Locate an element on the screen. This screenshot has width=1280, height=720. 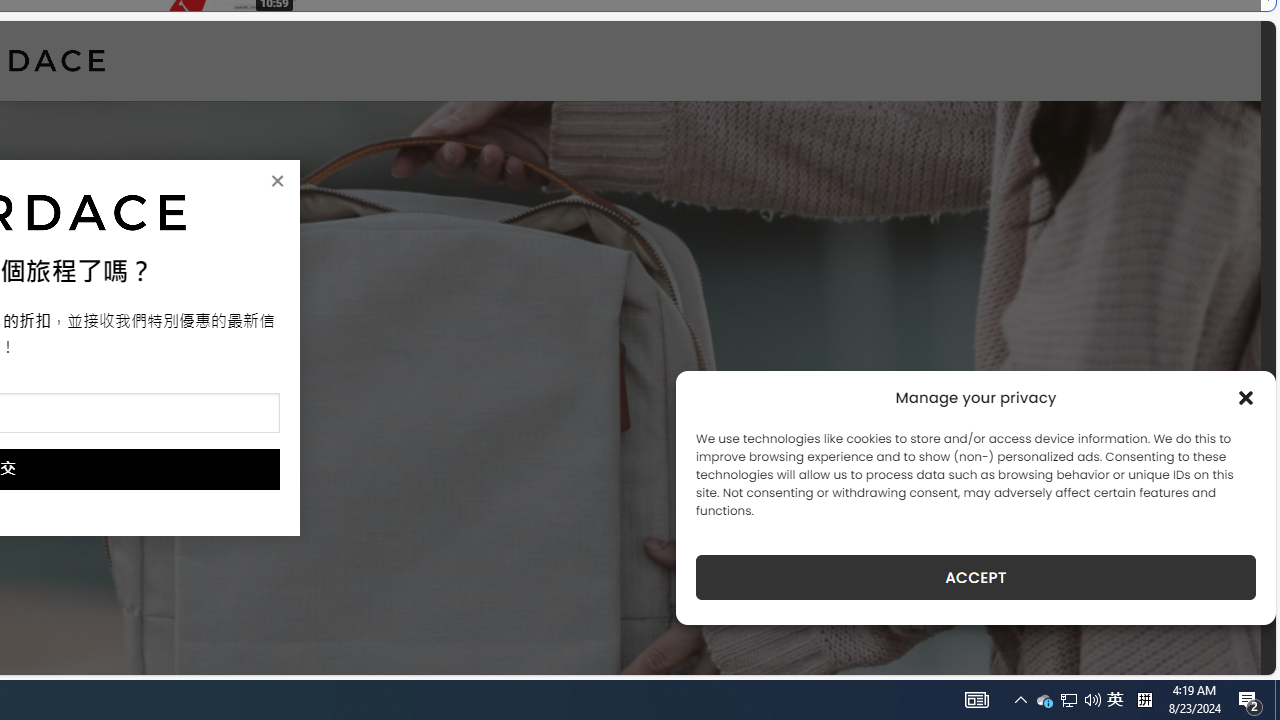
'Class: cmplz-close' is located at coordinates (1245, 398).